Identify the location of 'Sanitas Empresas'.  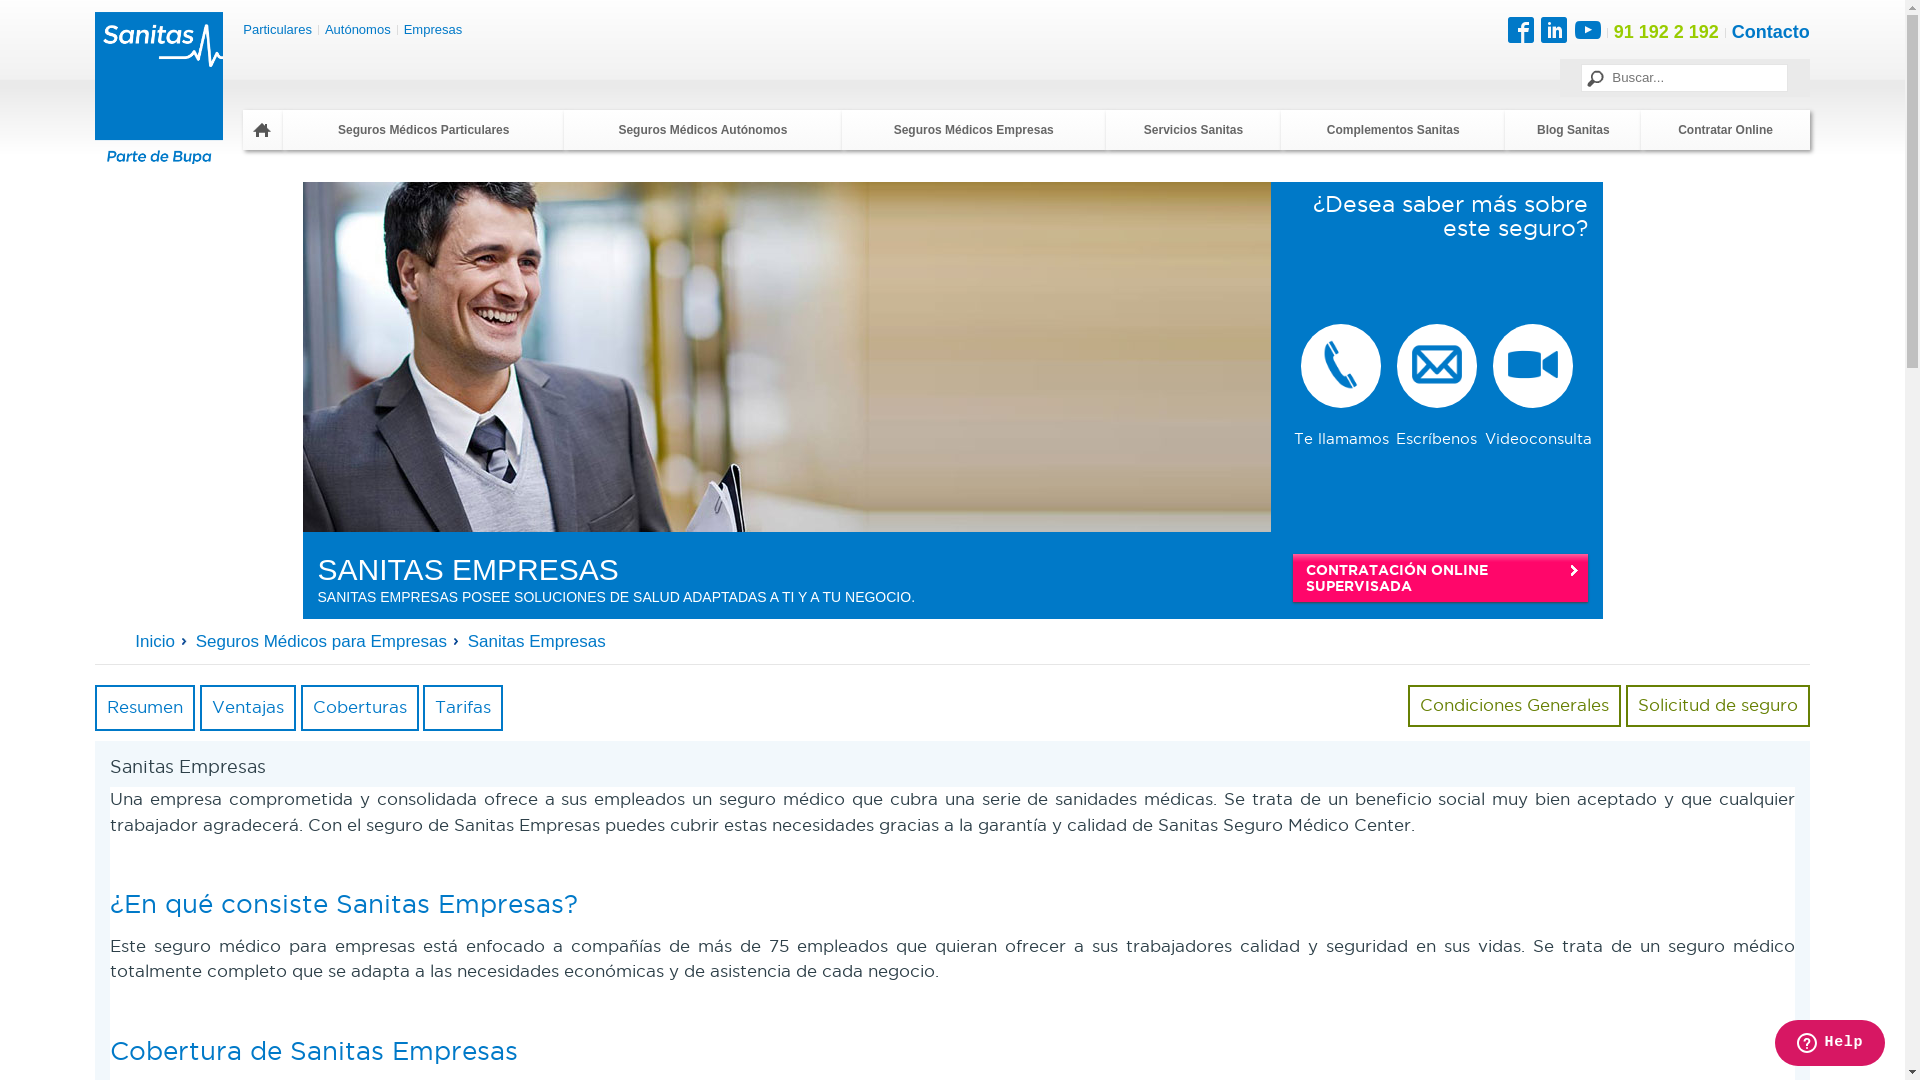
(537, 641).